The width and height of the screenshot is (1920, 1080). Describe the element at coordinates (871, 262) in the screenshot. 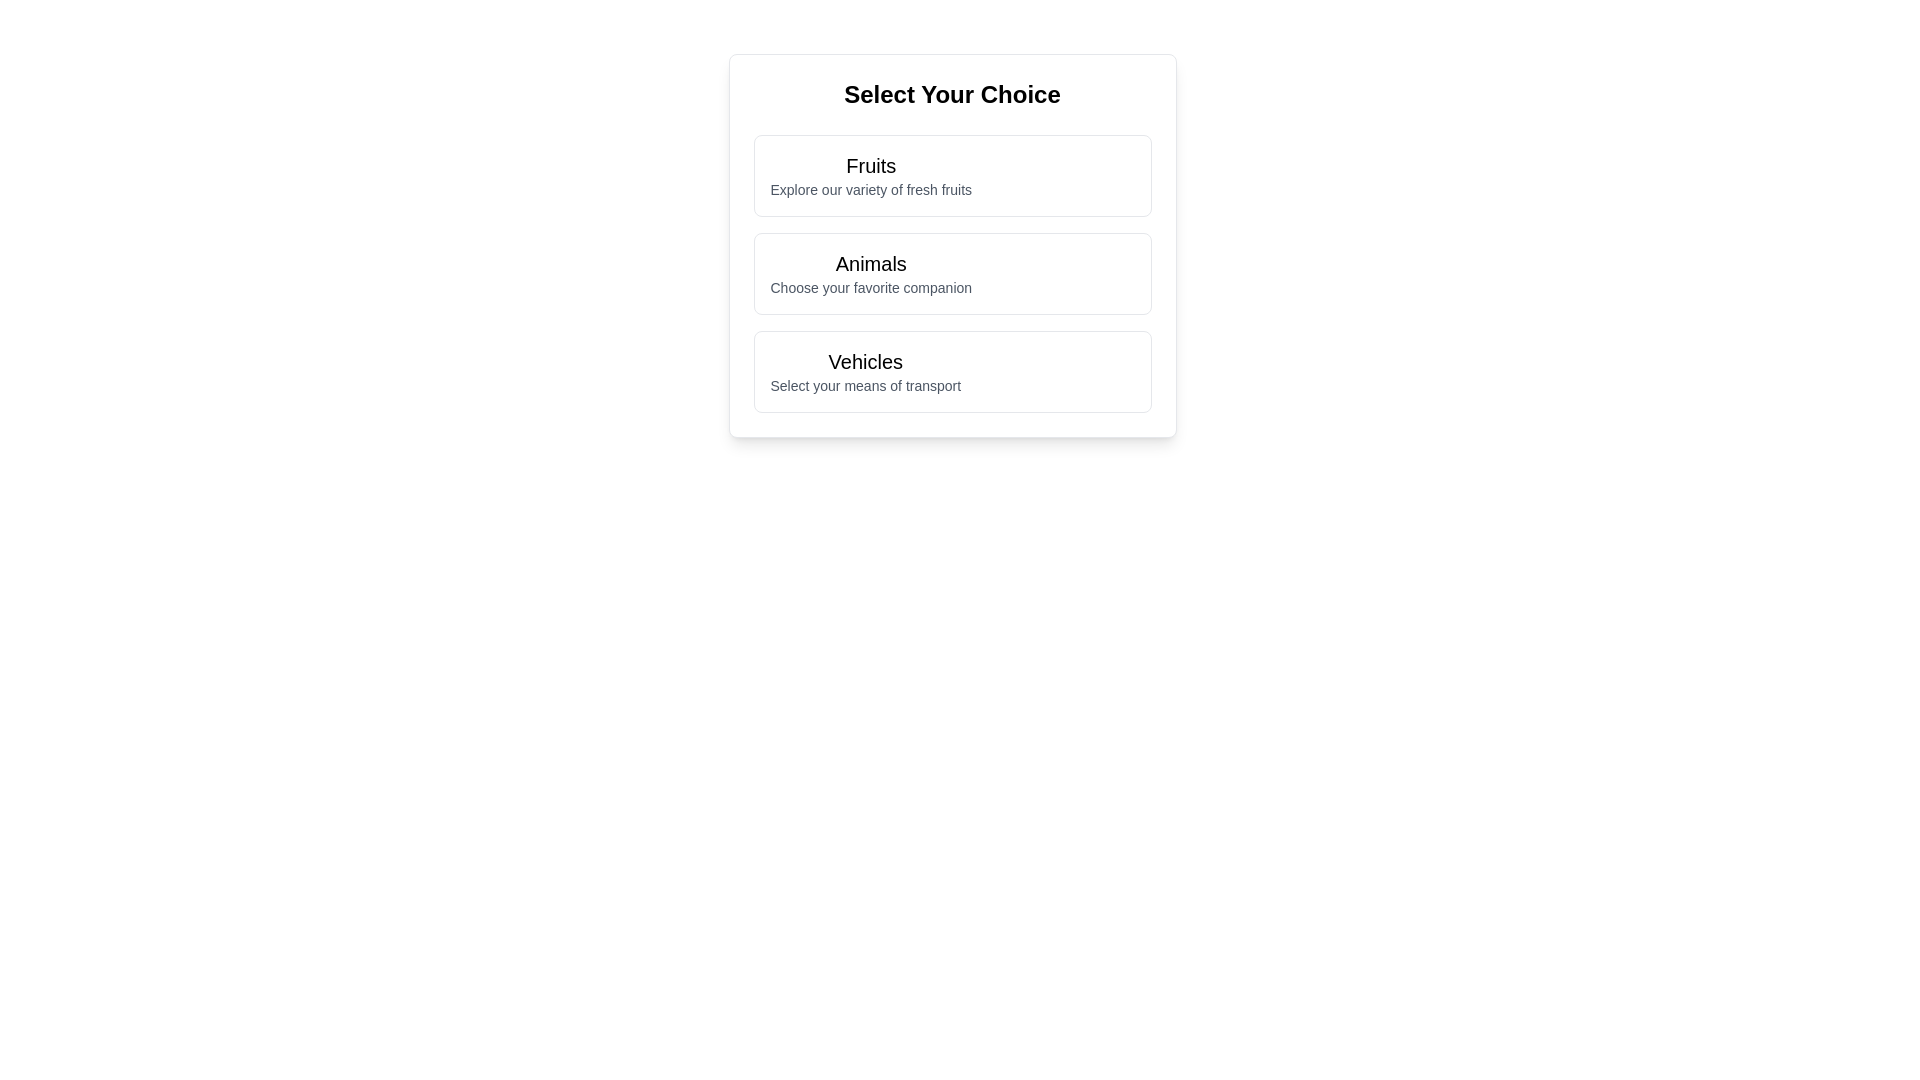

I see `static text label indicating the category 'Animals', which is positioned as the first line of text in the second card of a vertical list of options, located below the 'Fruits' card and above the 'Vehicles' card` at that location.